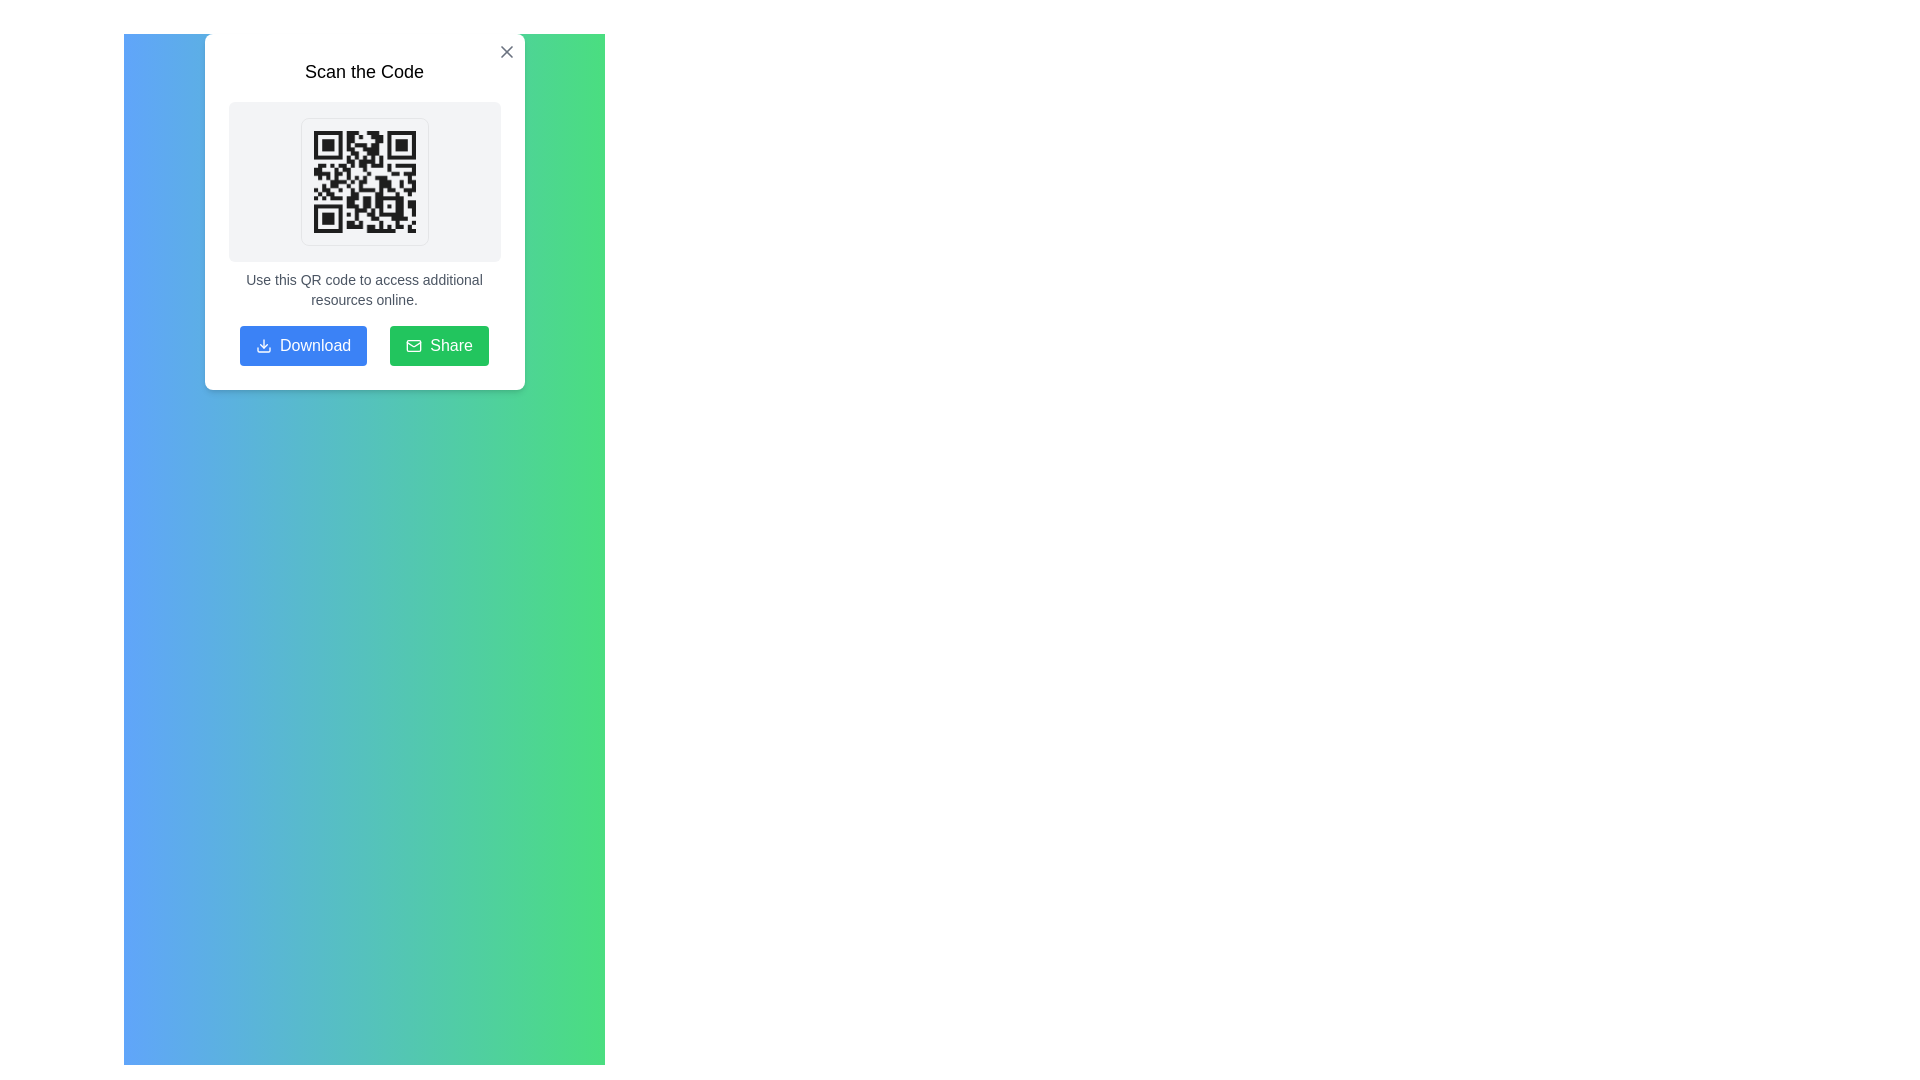 Image resolution: width=1920 pixels, height=1080 pixels. I want to click on the 'Download' button with a blue background and white text to initiate the download, so click(302, 345).